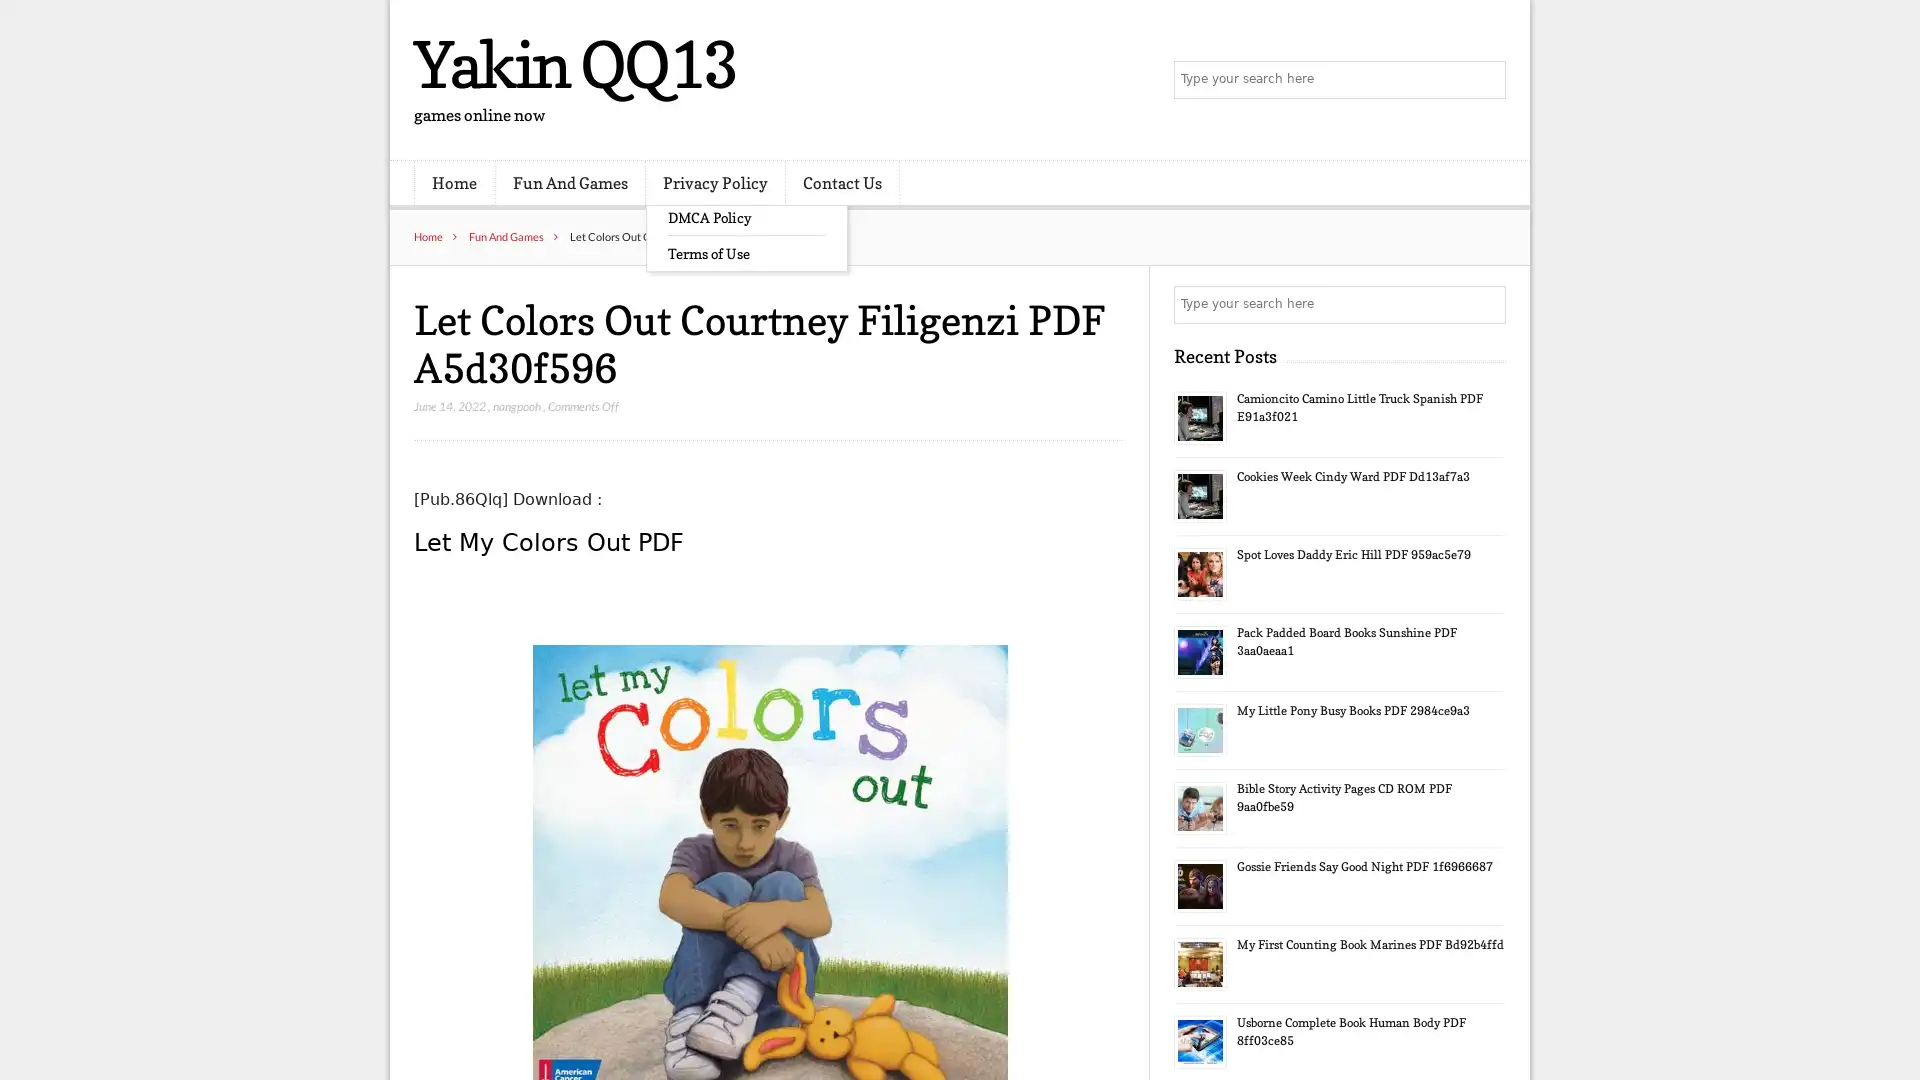 The height and width of the screenshot is (1080, 1920). What do you see at coordinates (1485, 80) in the screenshot?
I see `Search` at bounding box center [1485, 80].